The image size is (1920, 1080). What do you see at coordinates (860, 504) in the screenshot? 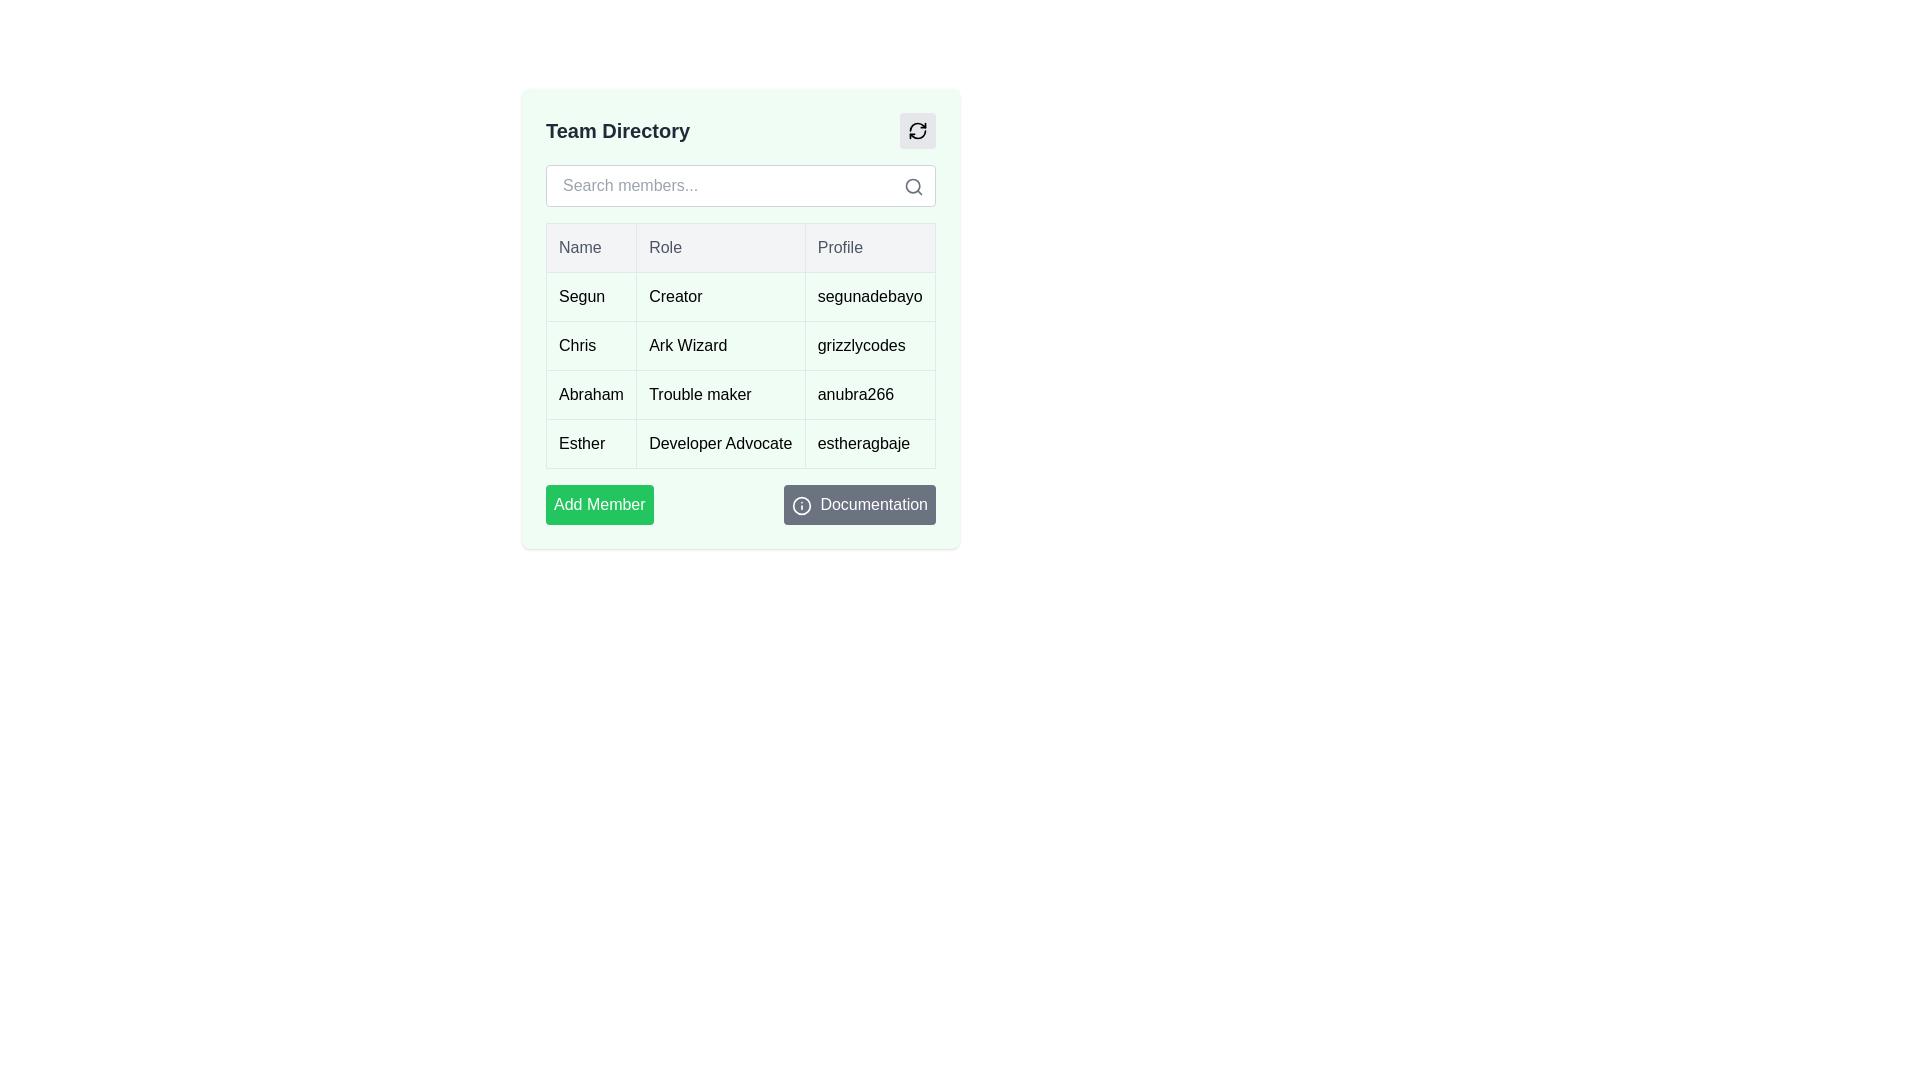
I see `the documentation button located at the bottom-right corner of a section to observe any hover effects` at bounding box center [860, 504].